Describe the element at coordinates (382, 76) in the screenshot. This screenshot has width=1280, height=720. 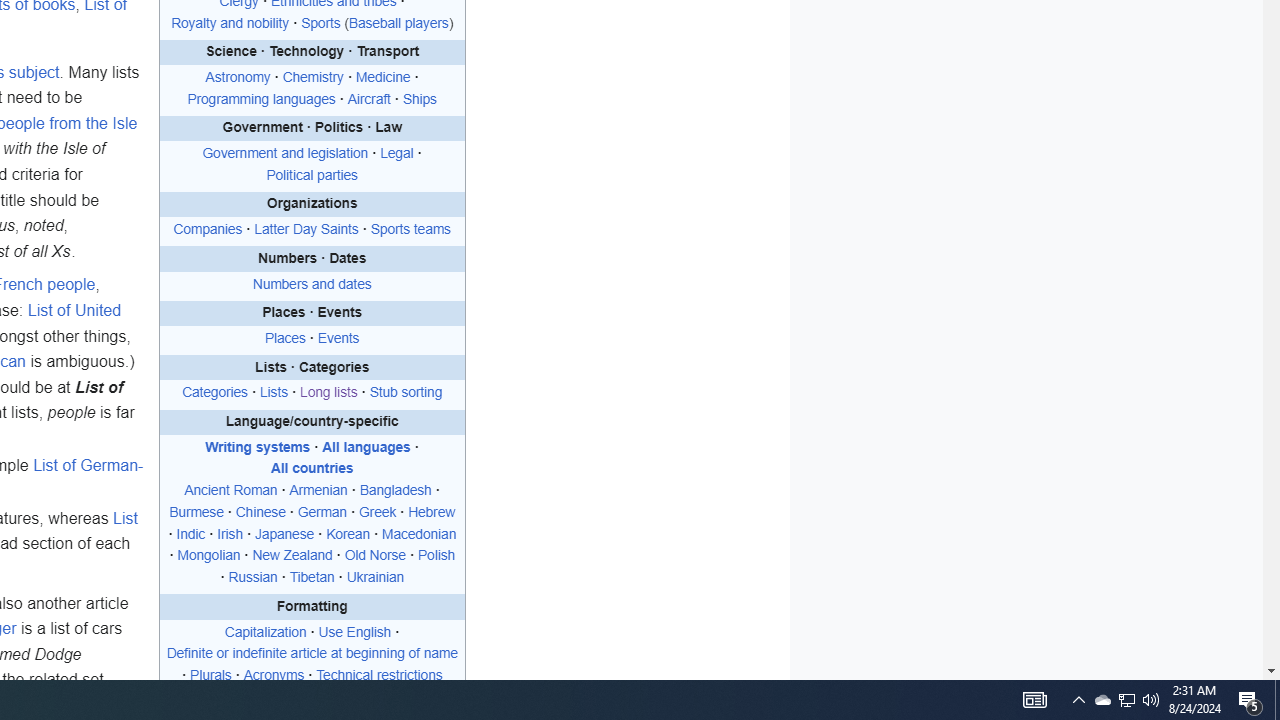
I see `'Medicine'` at that location.